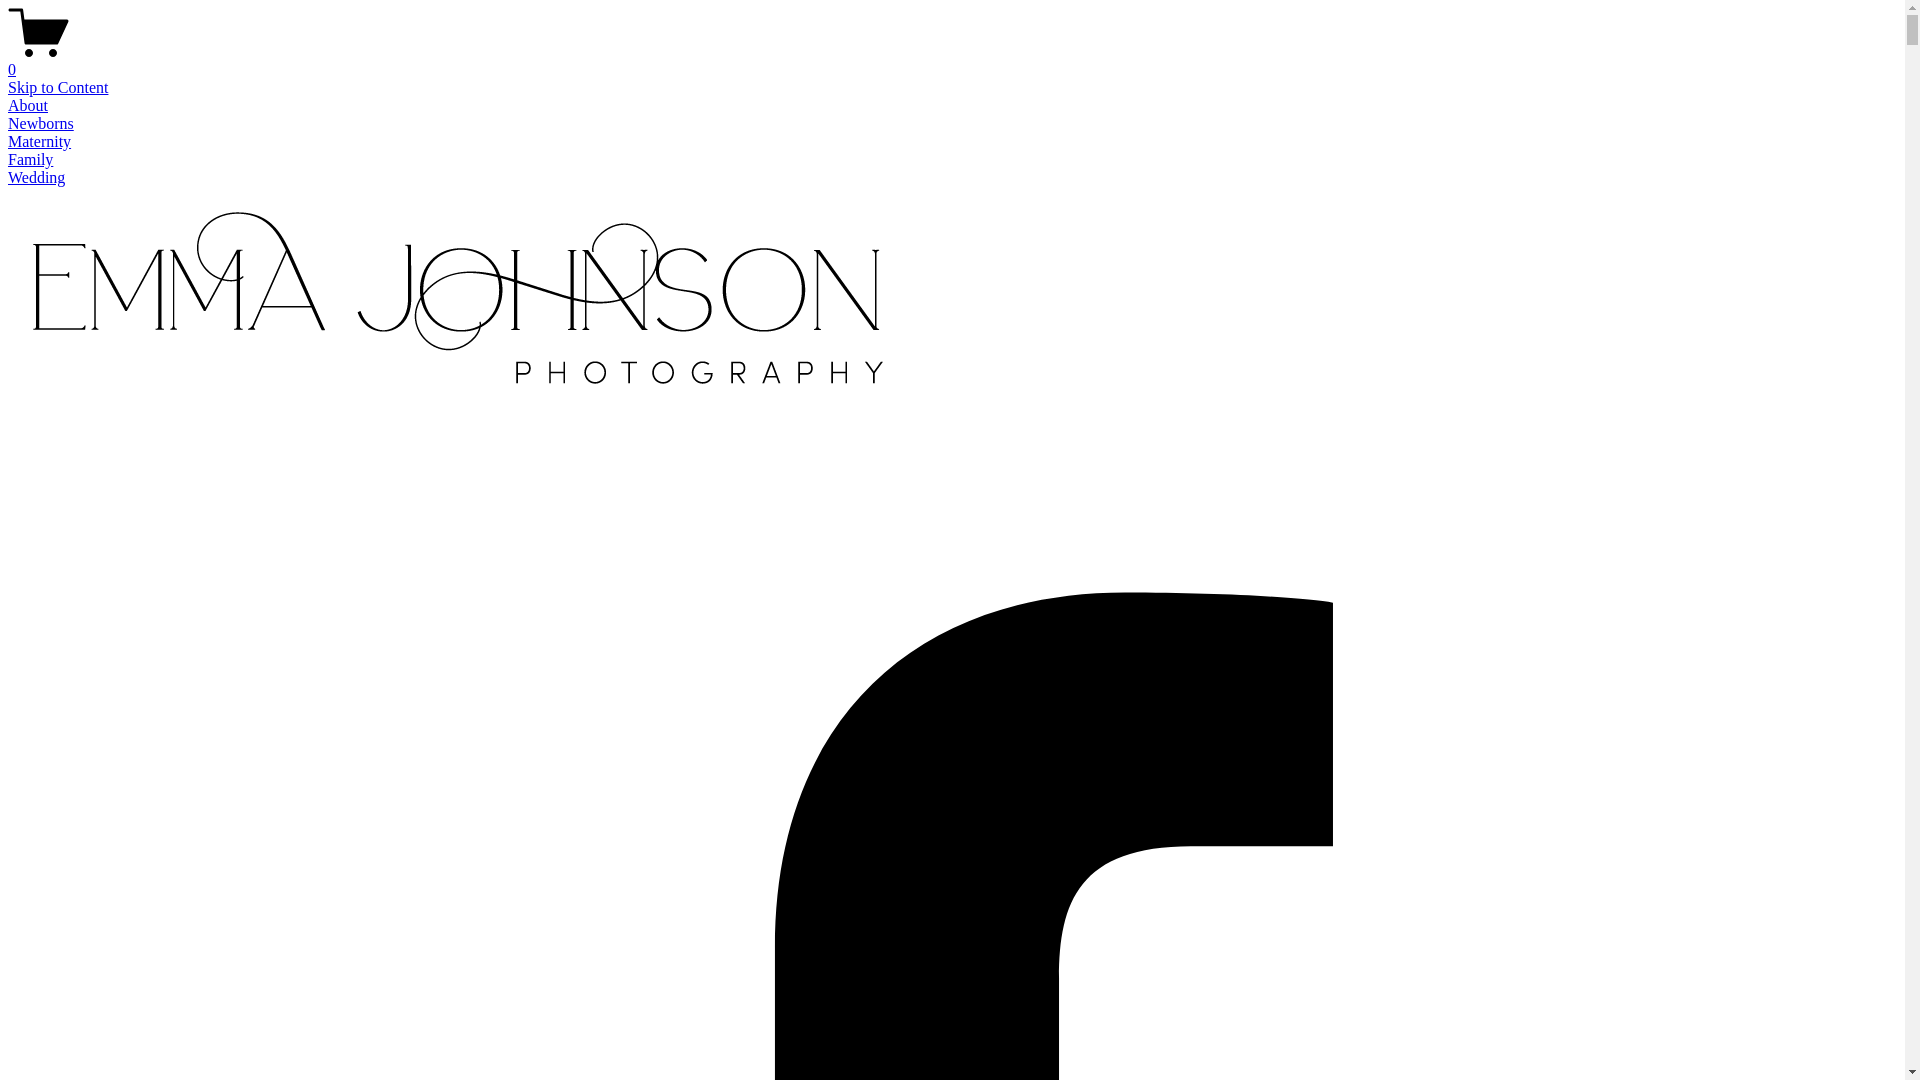 This screenshot has width=1920, height=1080. I want to click on 'Newborns', so click(41, 123).